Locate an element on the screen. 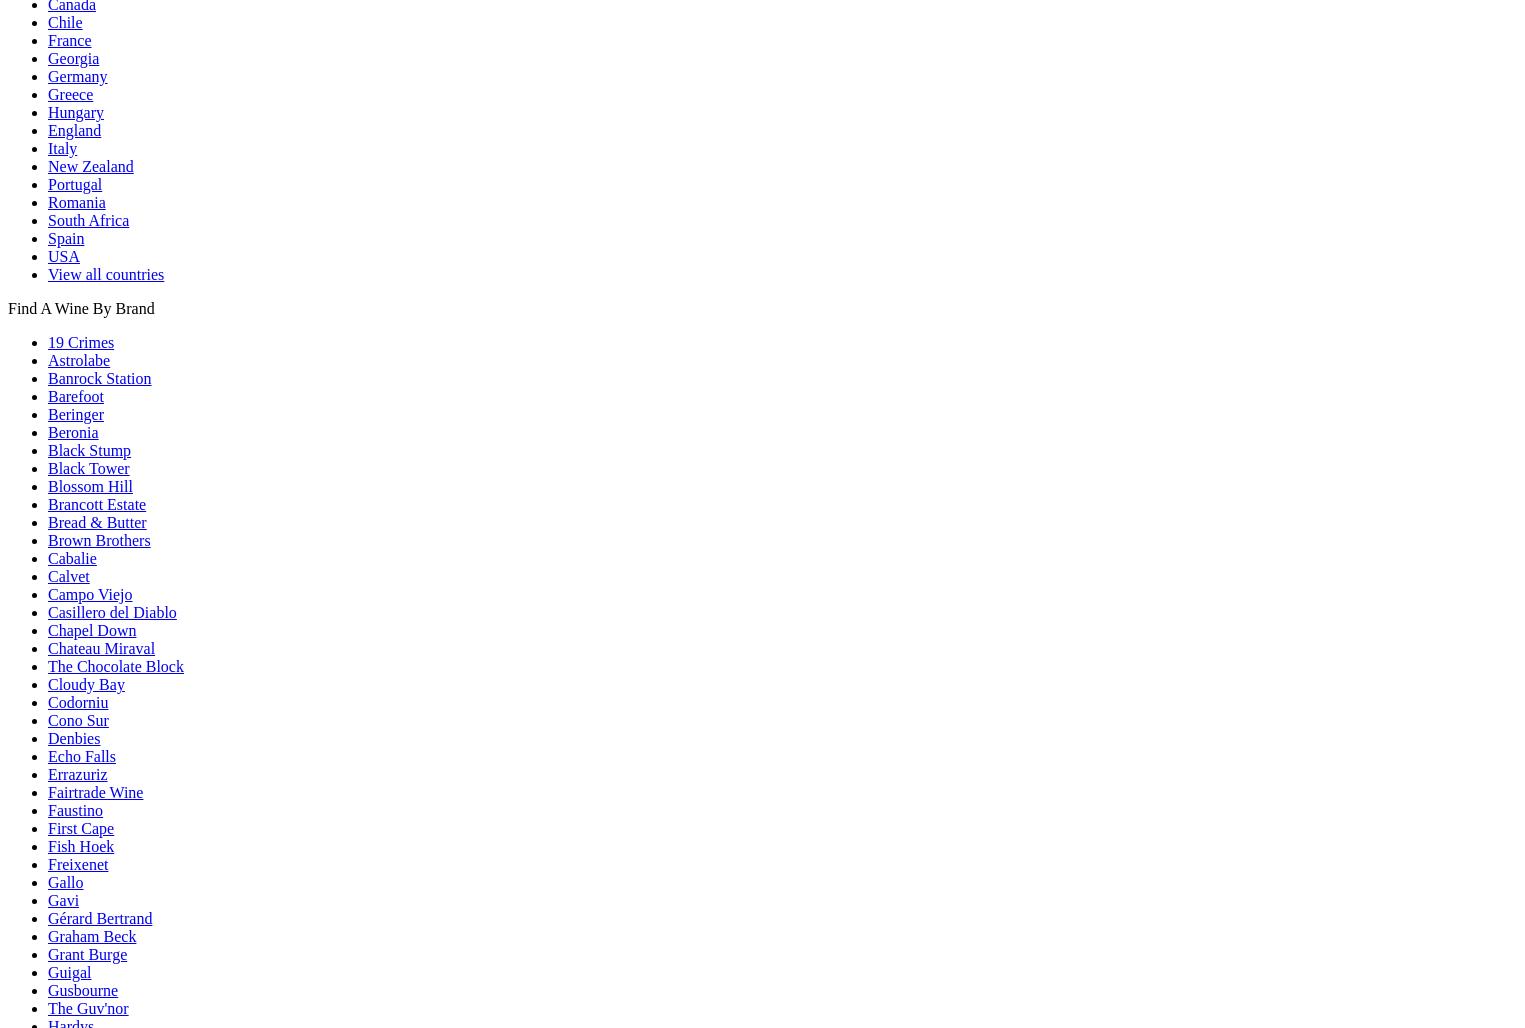  'Cono Sur' is located at coordinates (77, 718).